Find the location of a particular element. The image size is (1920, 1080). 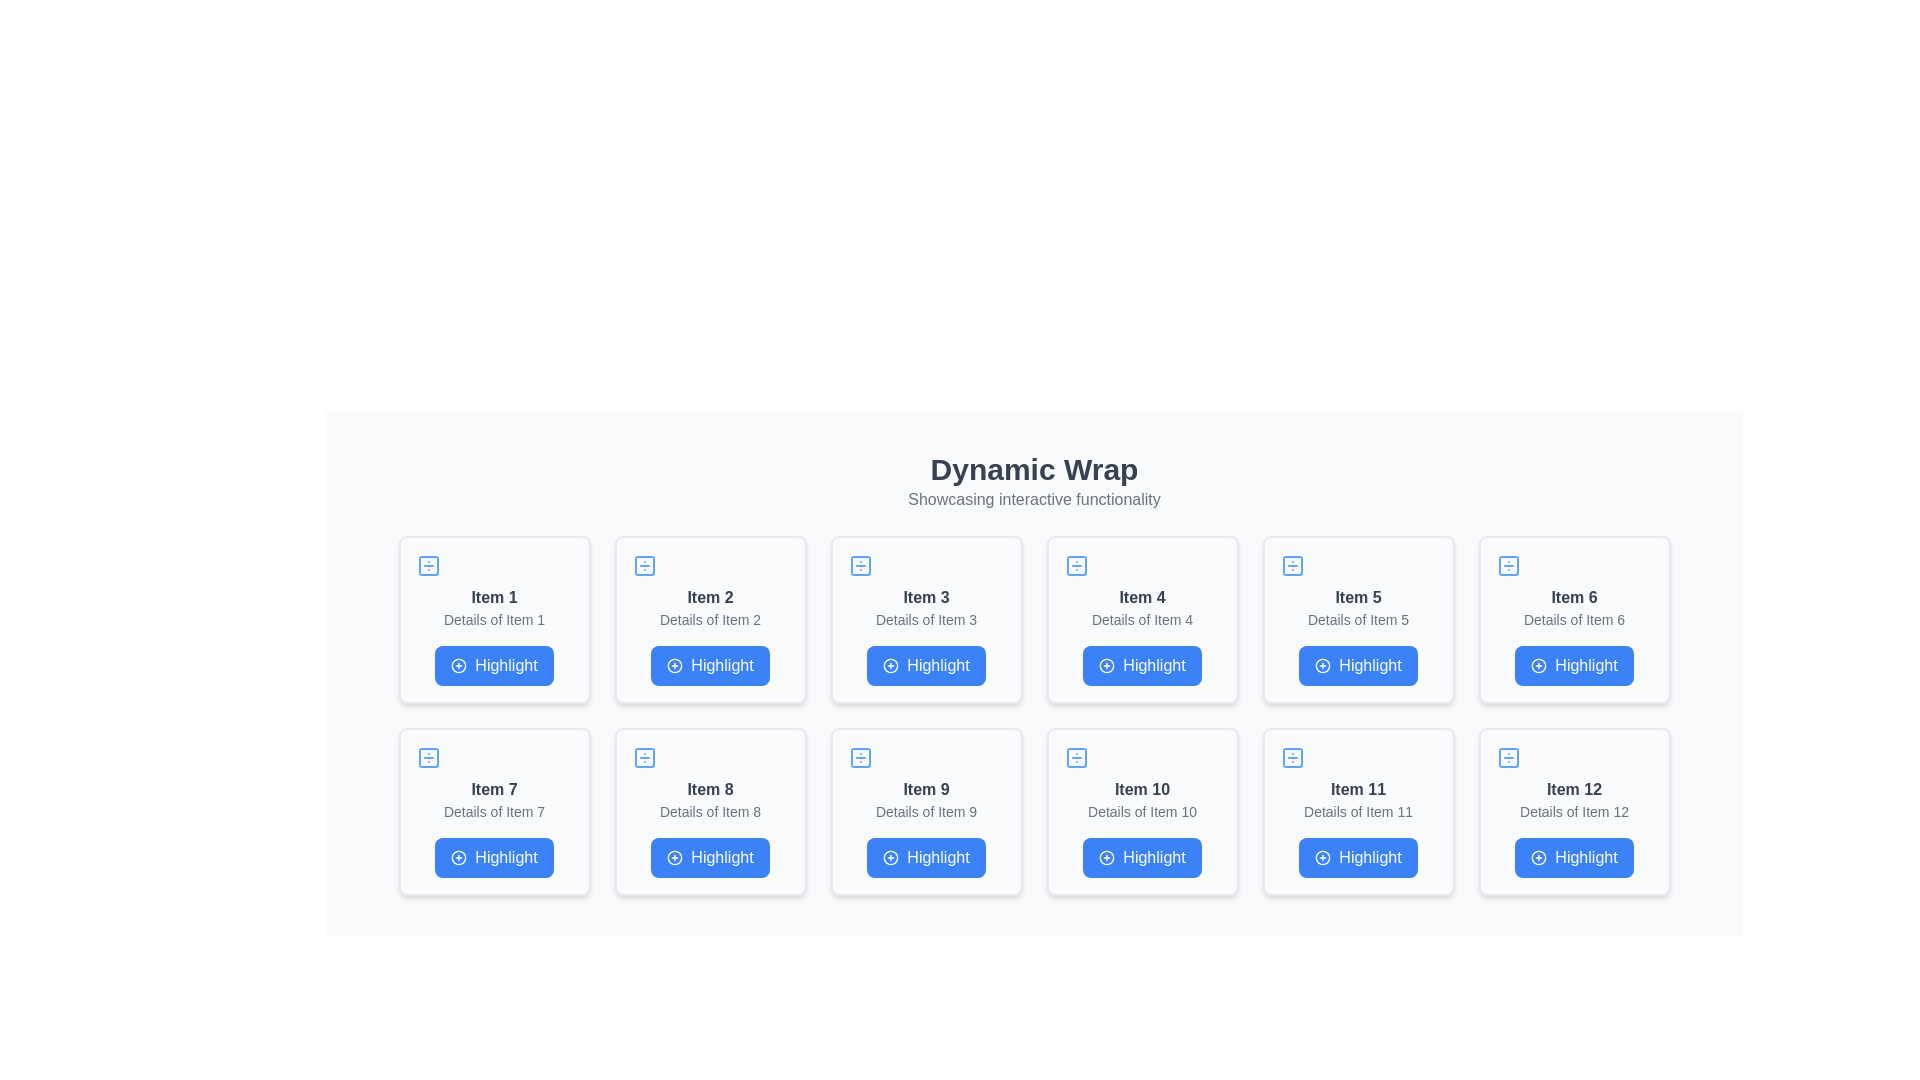

the rounded rectangle SVG graphical element within the card labeled 'Item 7', which is the first card in the third row of the grid is located at coordinates (427, 758).